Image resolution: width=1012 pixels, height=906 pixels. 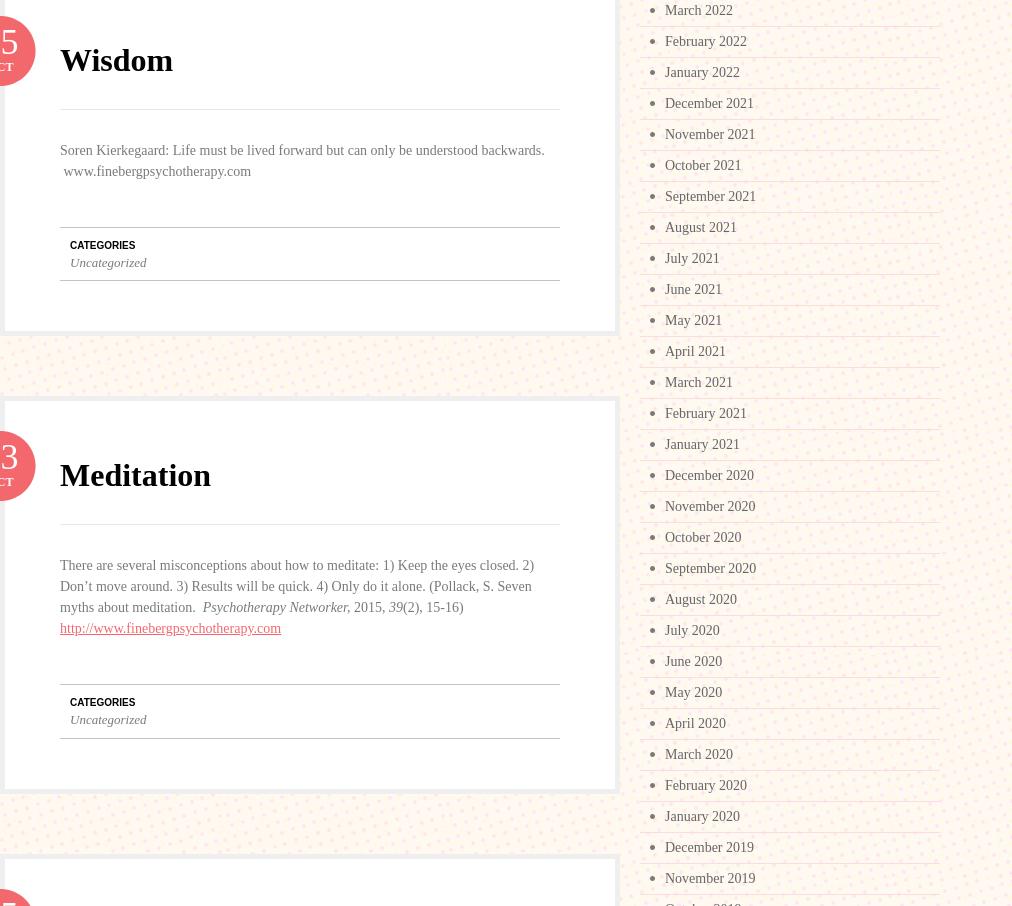 What do you see at coordinates (664, 567) in the screenshot?
I see `'September 2020'` at bounding box center [664, 567].